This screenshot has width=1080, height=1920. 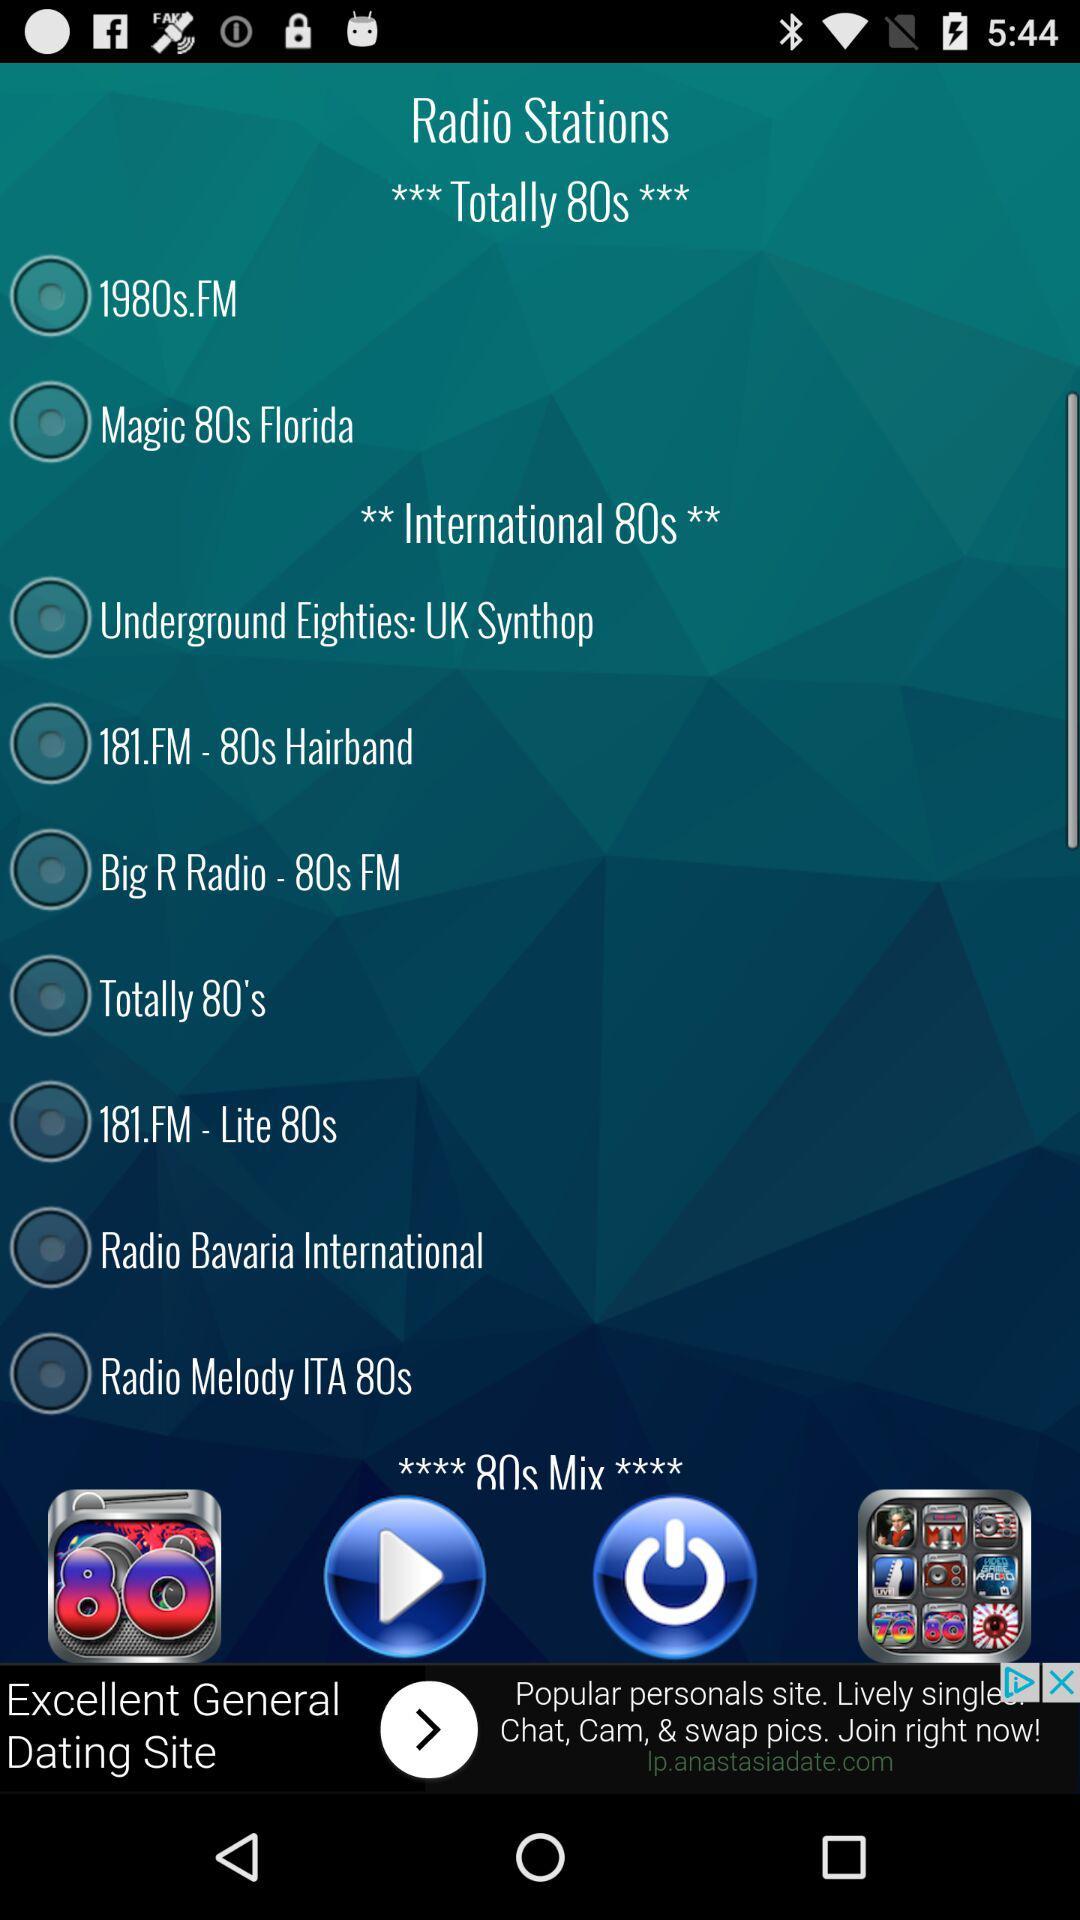 What do you see at coordinates (675, 1575) in the screenshot?
I see `stop option` at bounding box center [675, 1575].